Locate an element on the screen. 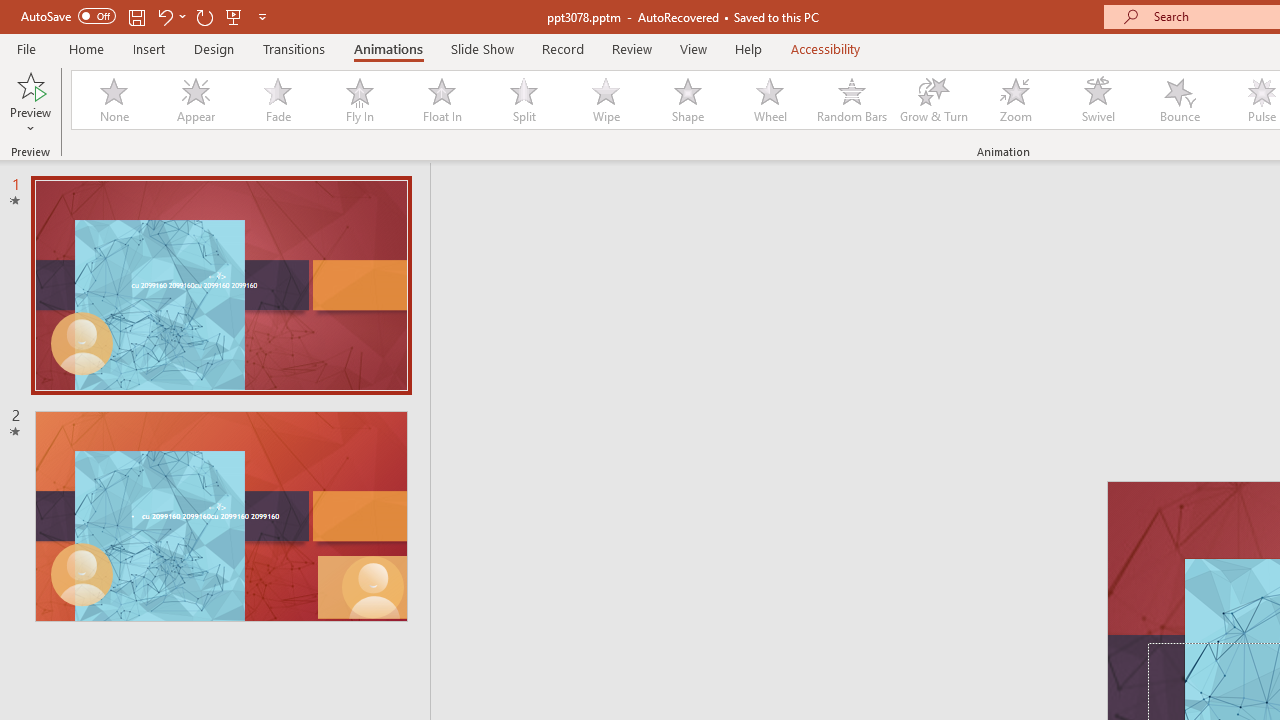  'Grow & Turn' is located at coordinates (933, 100).